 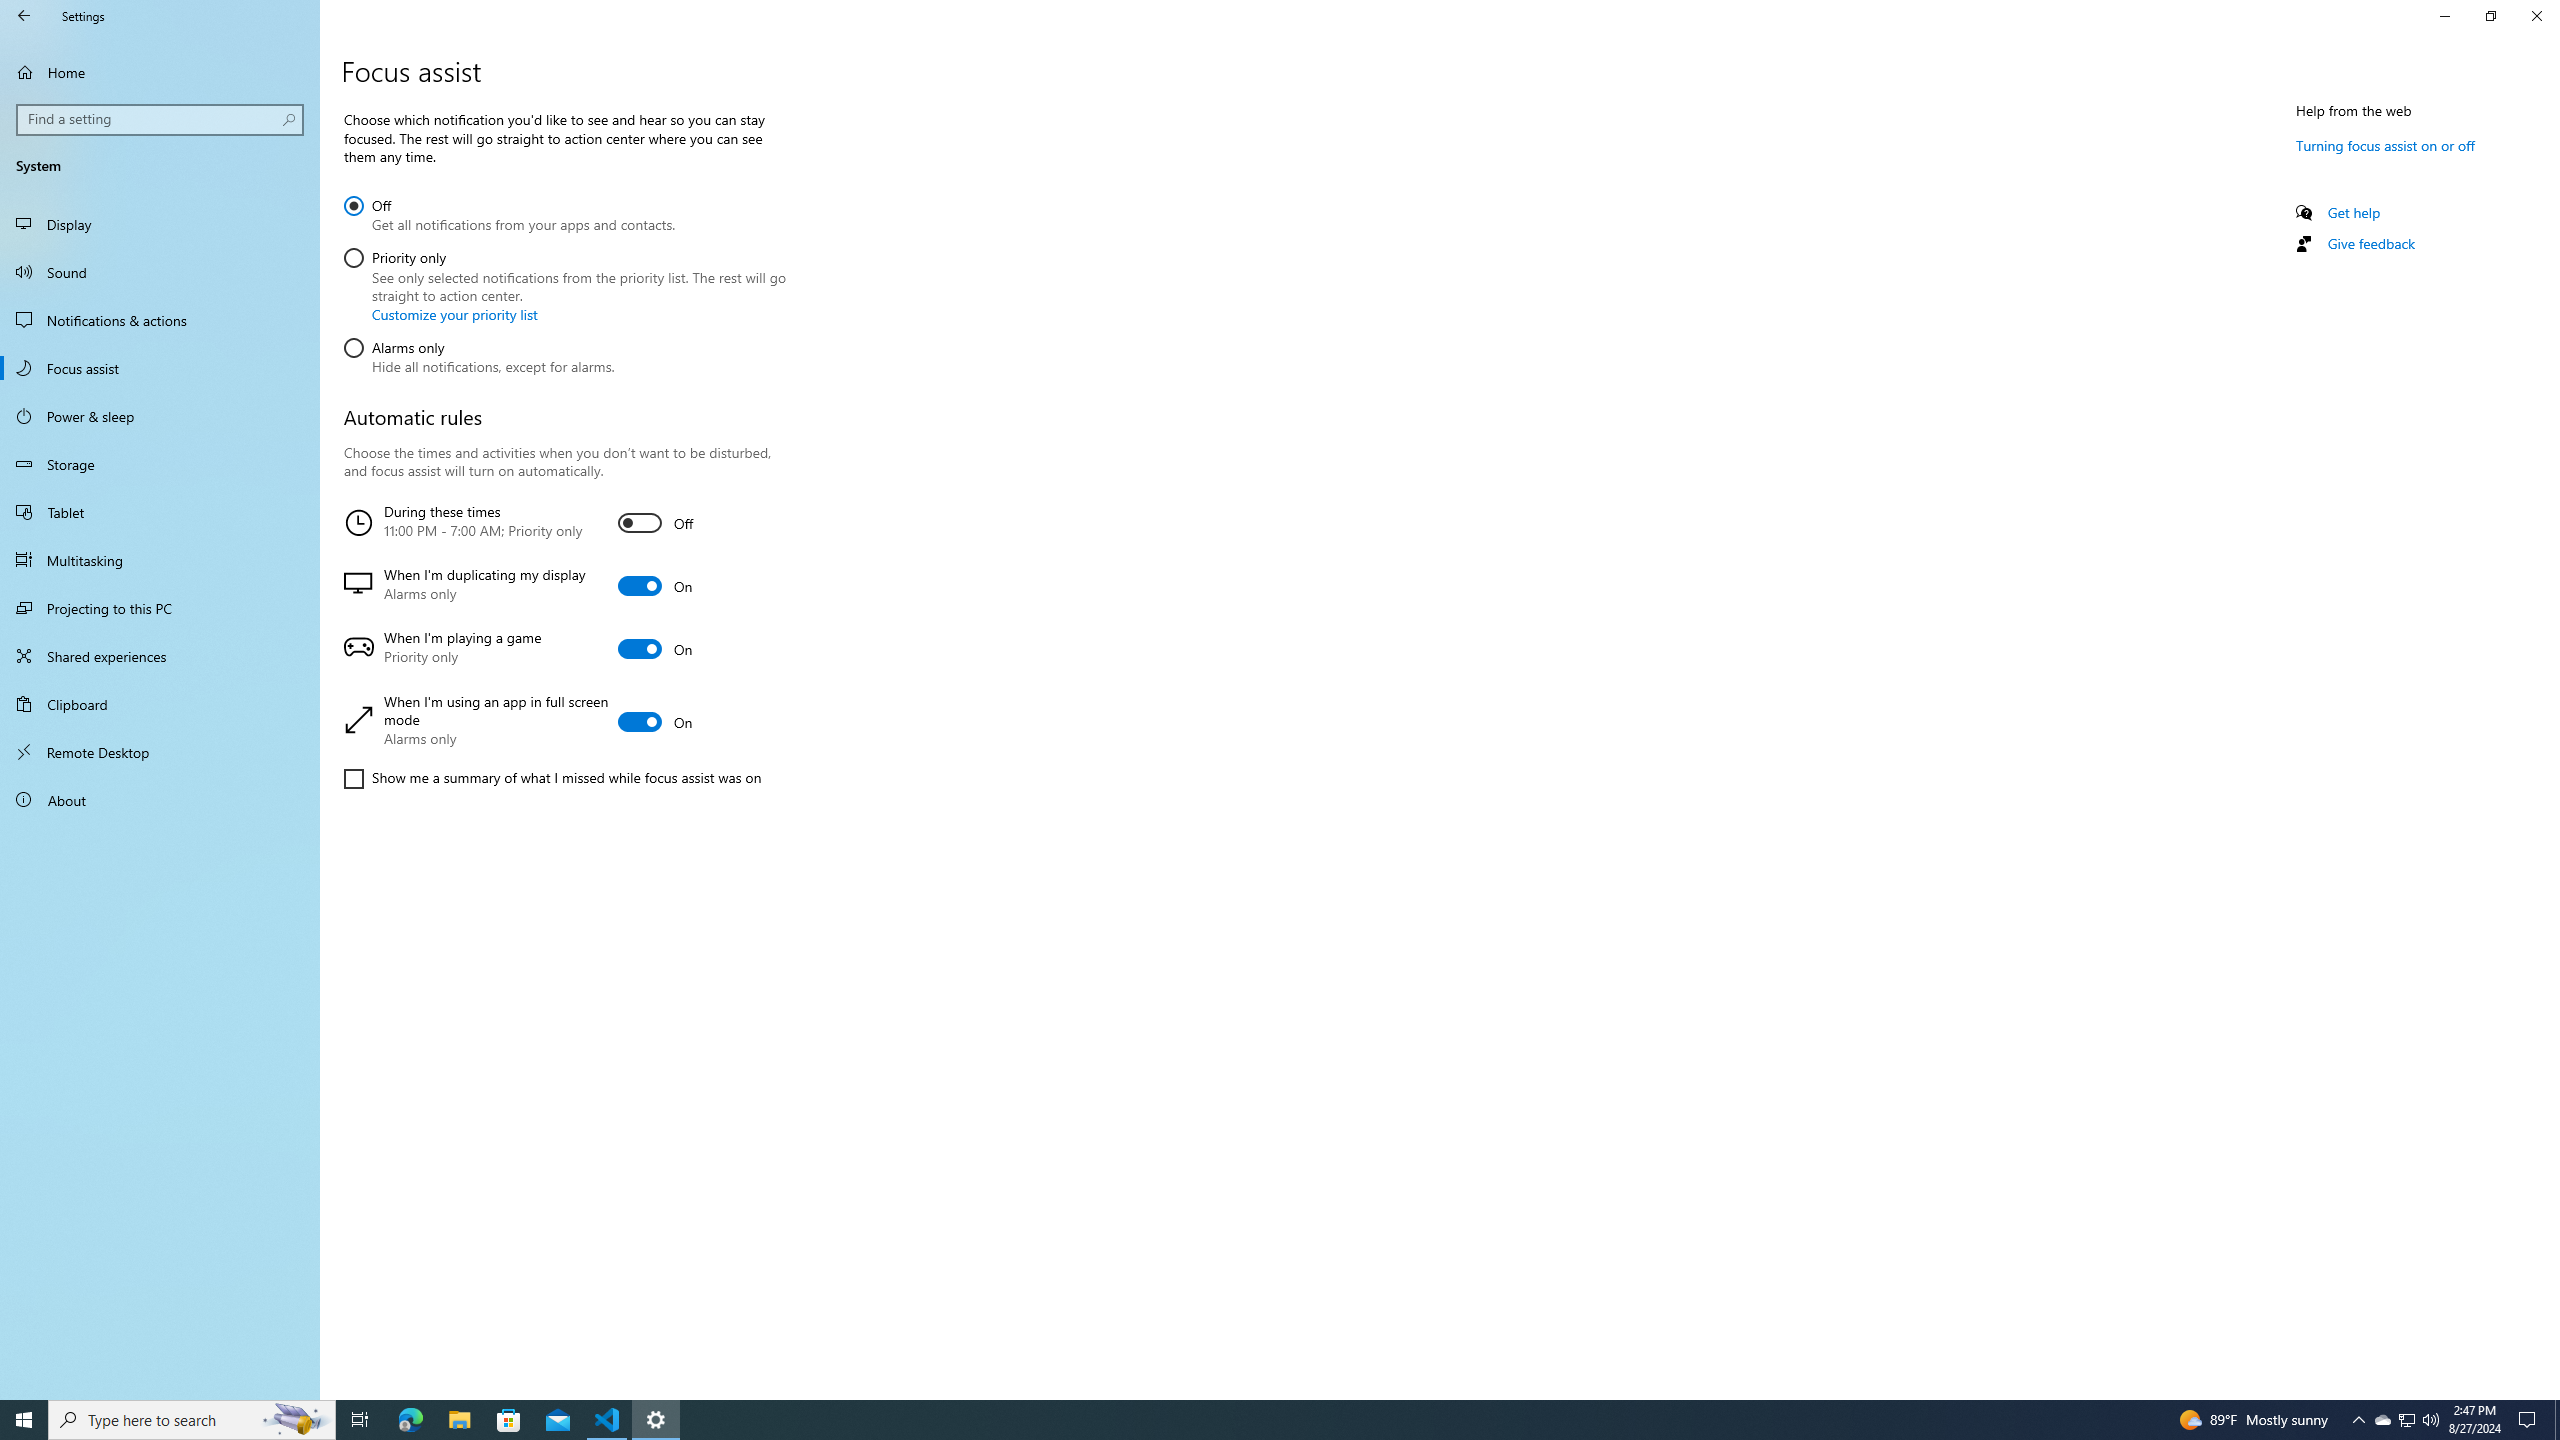 I want to click on 'When I', so click(x=560, y=721).